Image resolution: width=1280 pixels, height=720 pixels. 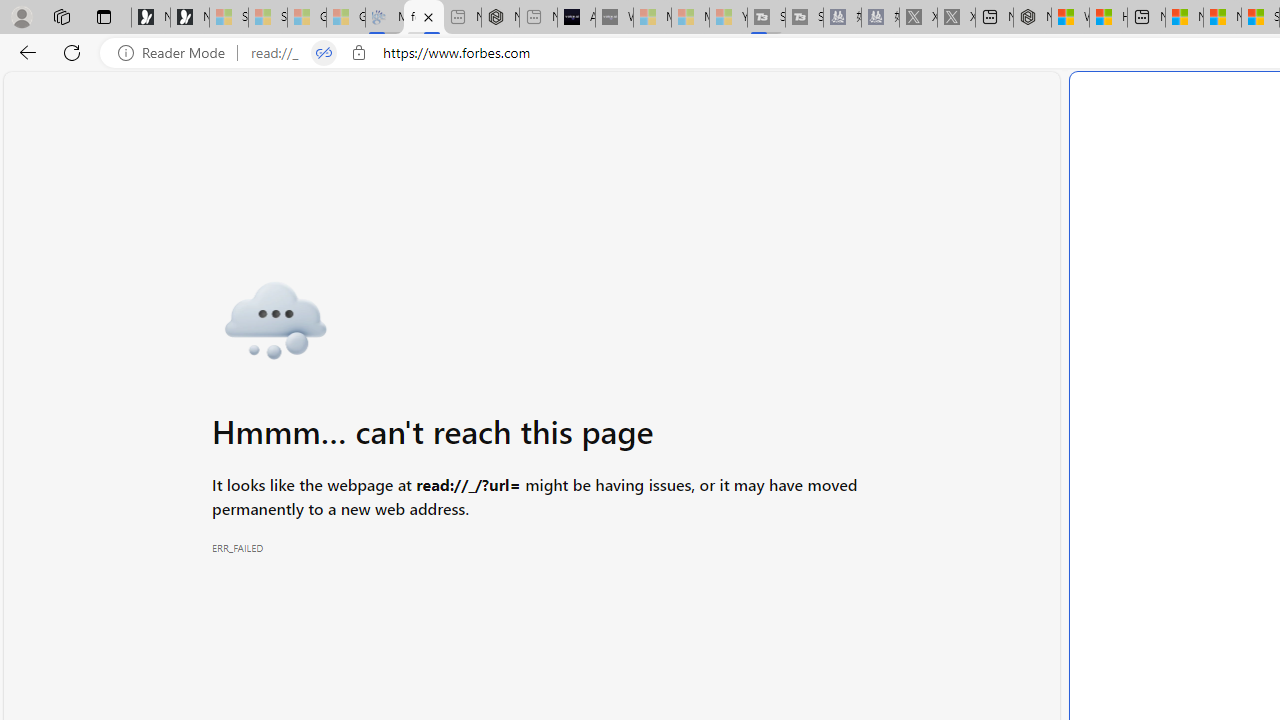 I want to click on 'Microsoft Start Sports - Sleeping', so click(x=652, y=17).